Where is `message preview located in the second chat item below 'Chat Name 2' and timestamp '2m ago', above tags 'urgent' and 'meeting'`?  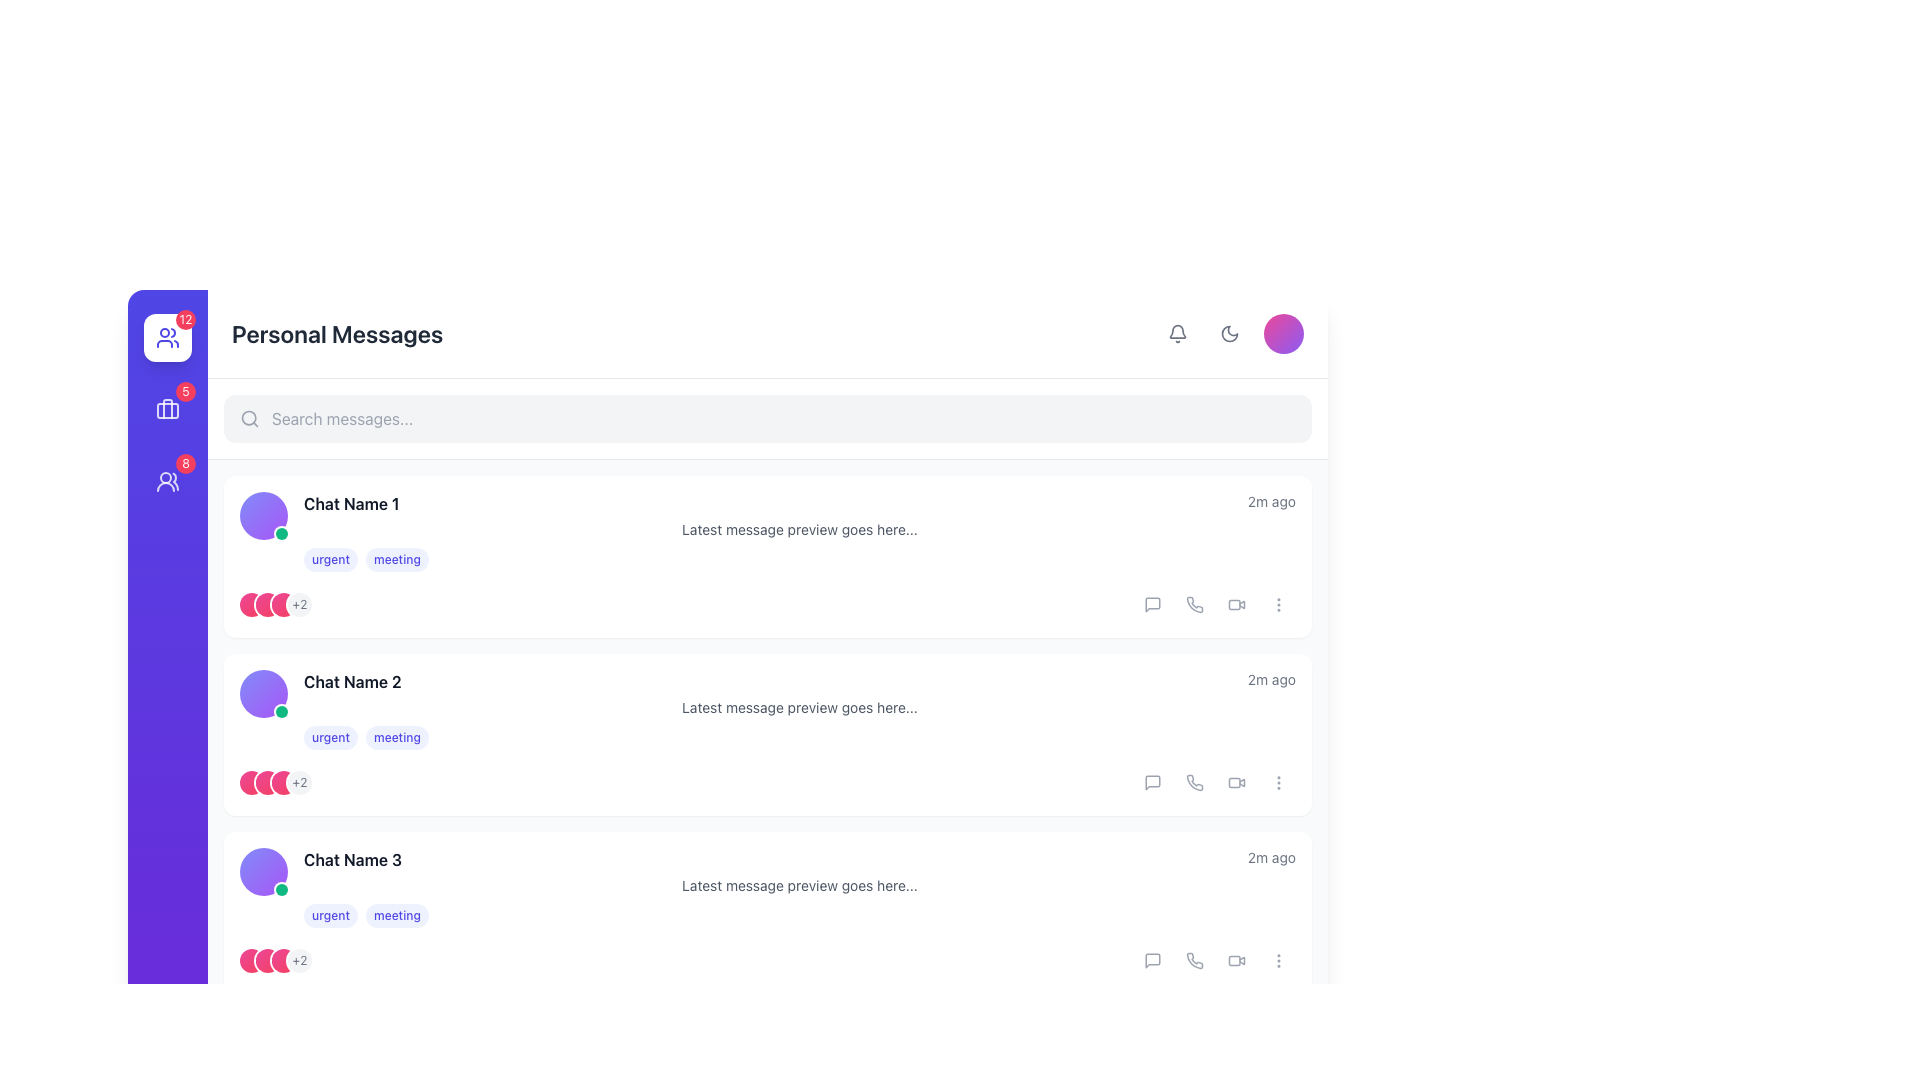
message preview located in the second chat item below 'Chat Name 2' and timestamp '2m ago', above tags 'urgent' and 'meeting' is located at coordinates (800, 707).